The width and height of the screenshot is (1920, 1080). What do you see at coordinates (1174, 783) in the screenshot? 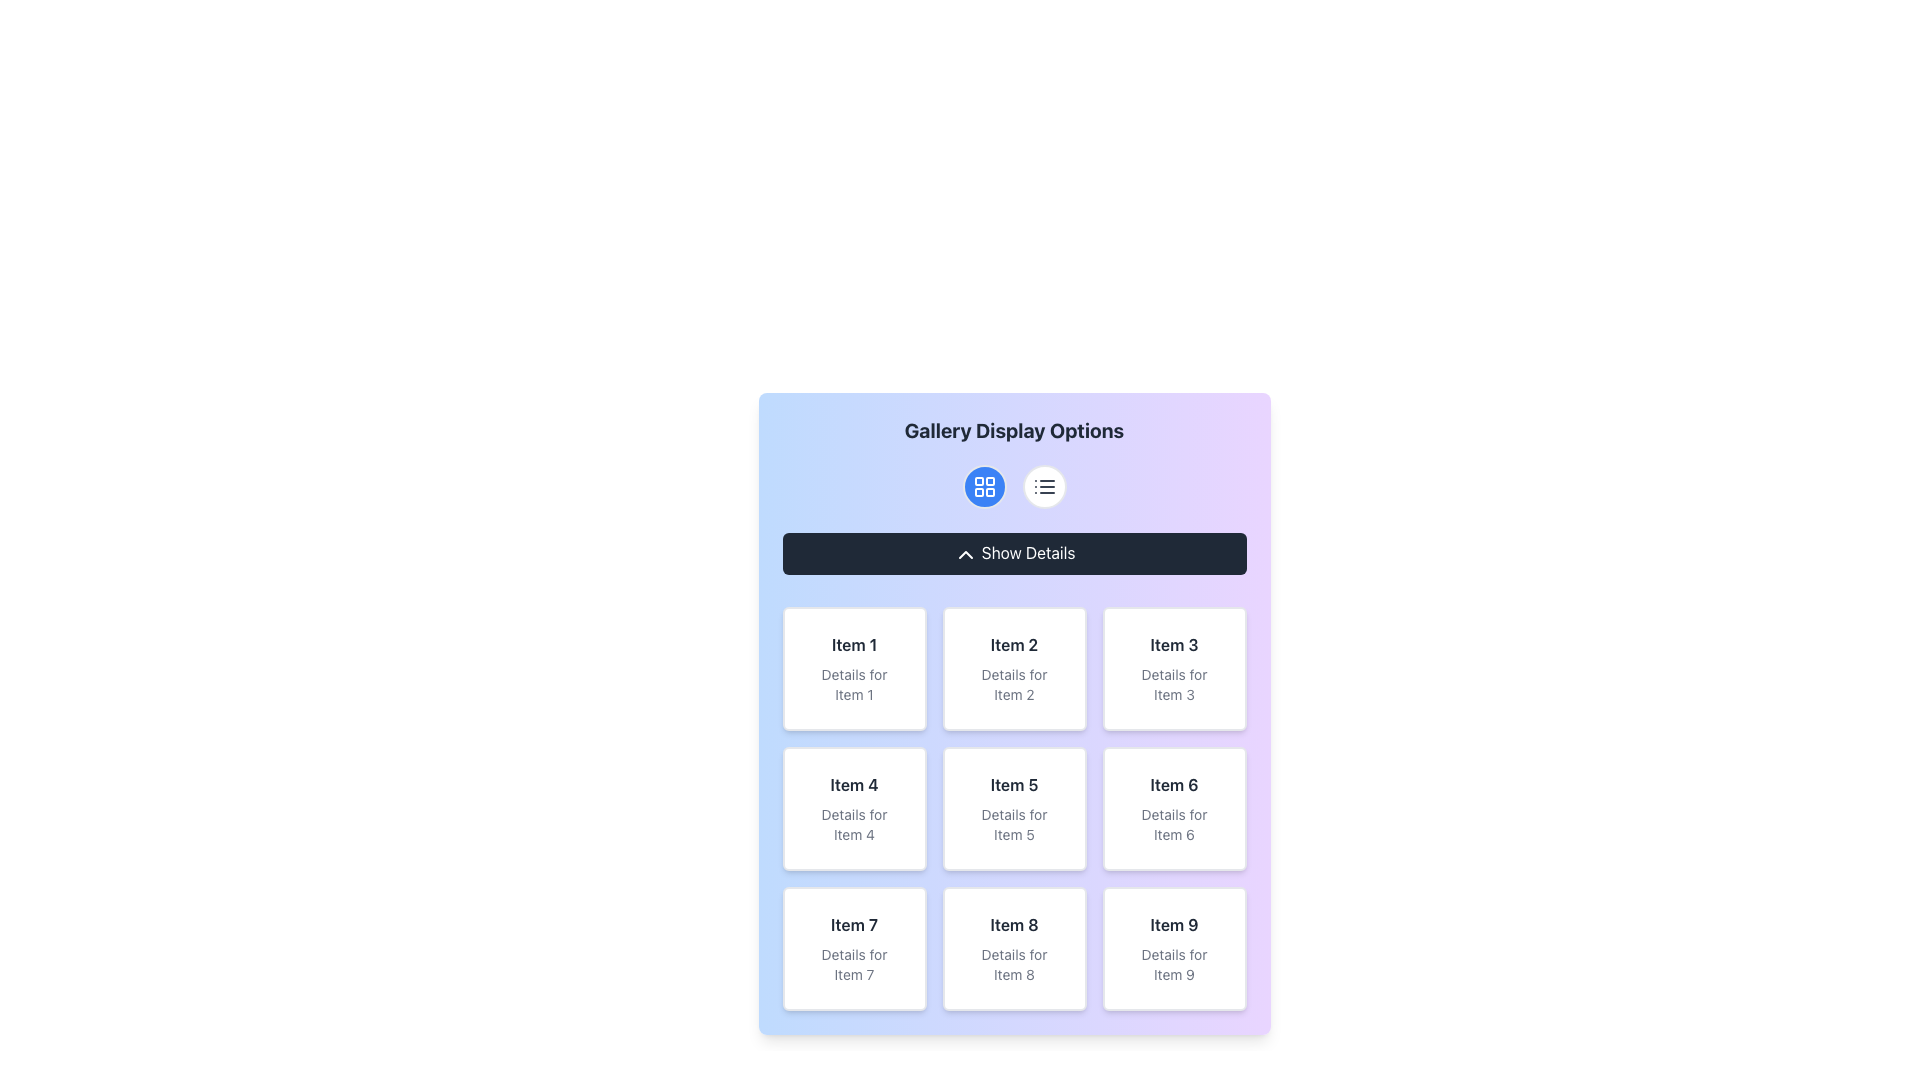
I see `the text label reading 'Item 6' which is styled with a bold font and dark gray color, located at the center of the sixth card in a 3x3 grid layout, above the text 'Details for Item 6'` at bounding box center [1174, 783].